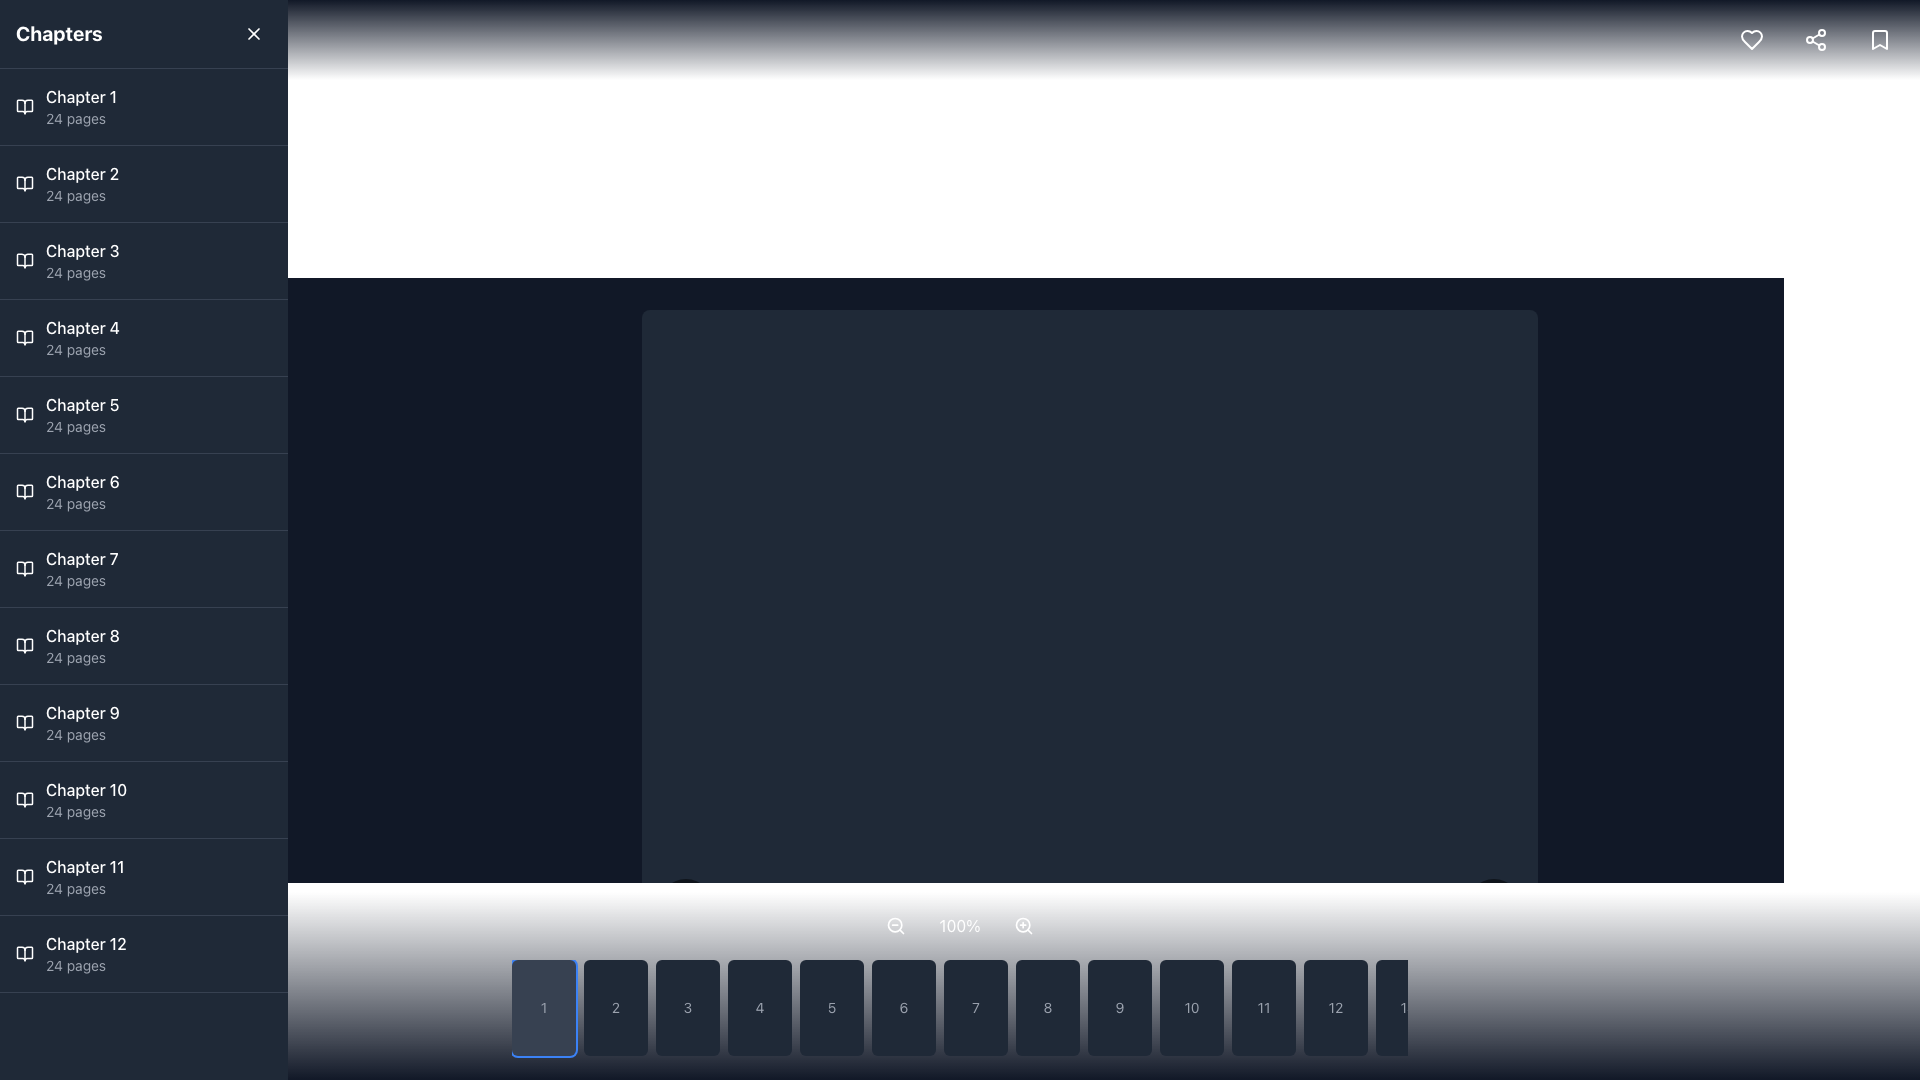 The height and width of the screenshot is (1080, 1920). What do you see at coordinates (960, 925) in the screenshot?
I see `the text label displaying the current zoom percentage, which is centrally positioned within the zoom controls row` at bounding box center [960, 925].